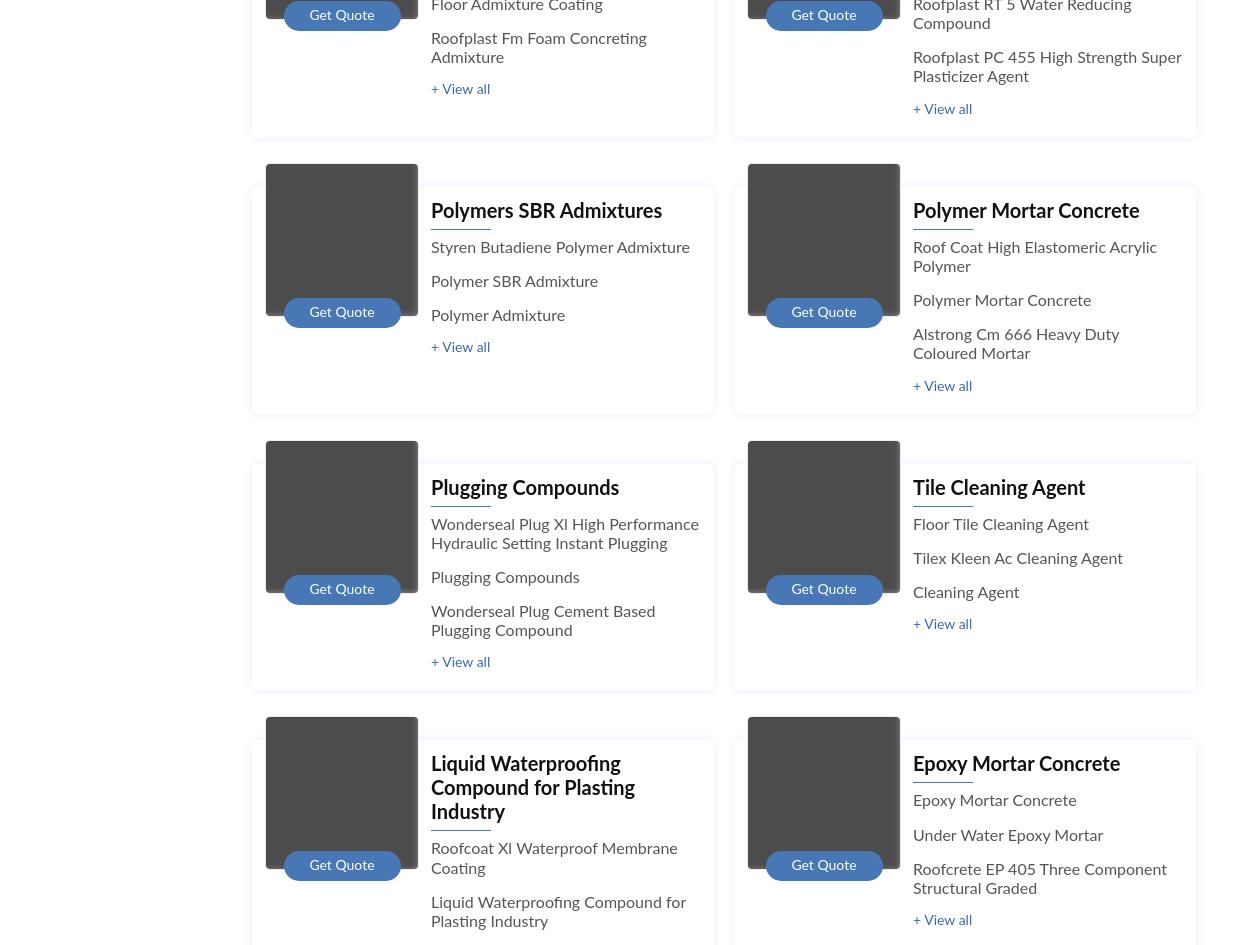  Describe the element at coordinates (1035, 255) in the screenshot. I see `'Roof Coat High Elastomeric Acrylic Polymer'` at that location.